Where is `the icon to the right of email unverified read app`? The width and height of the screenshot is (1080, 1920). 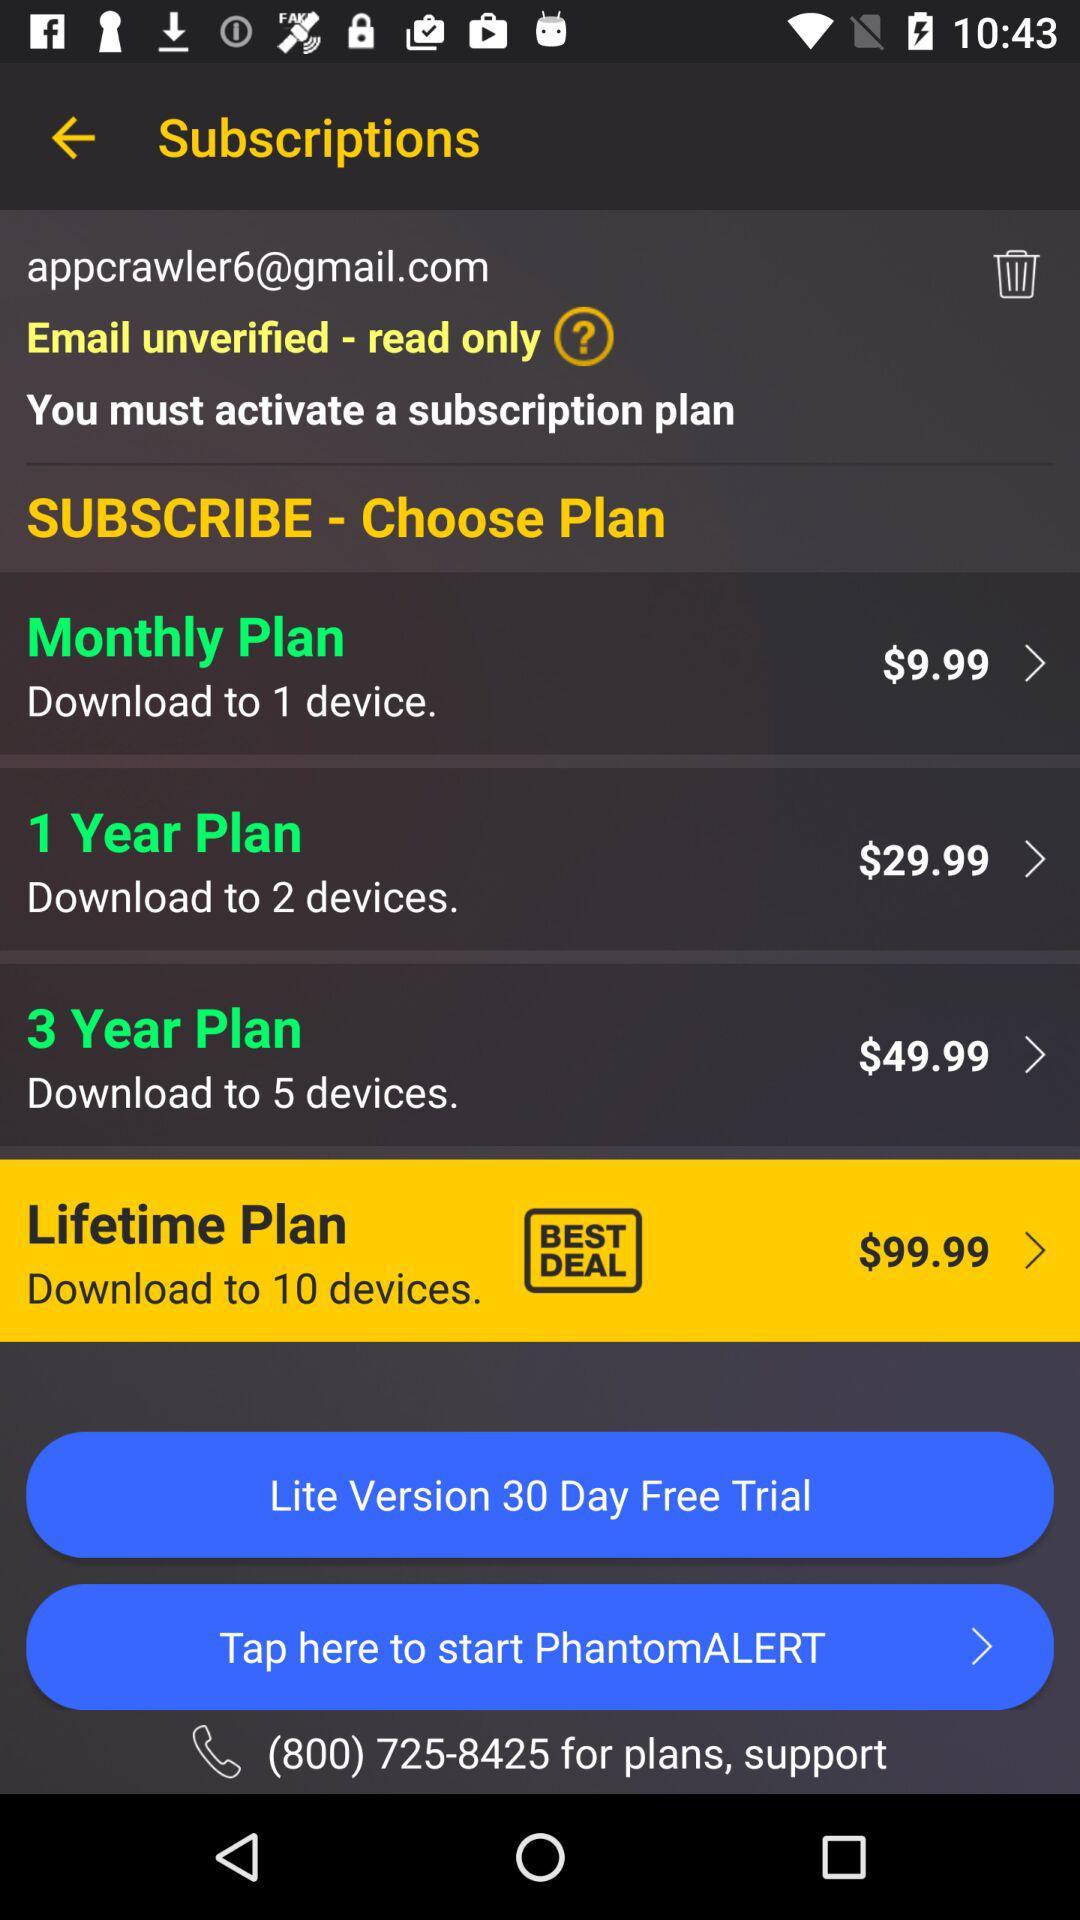 the icon to the right of email unverified read app is located at coordinates (1016, 273).